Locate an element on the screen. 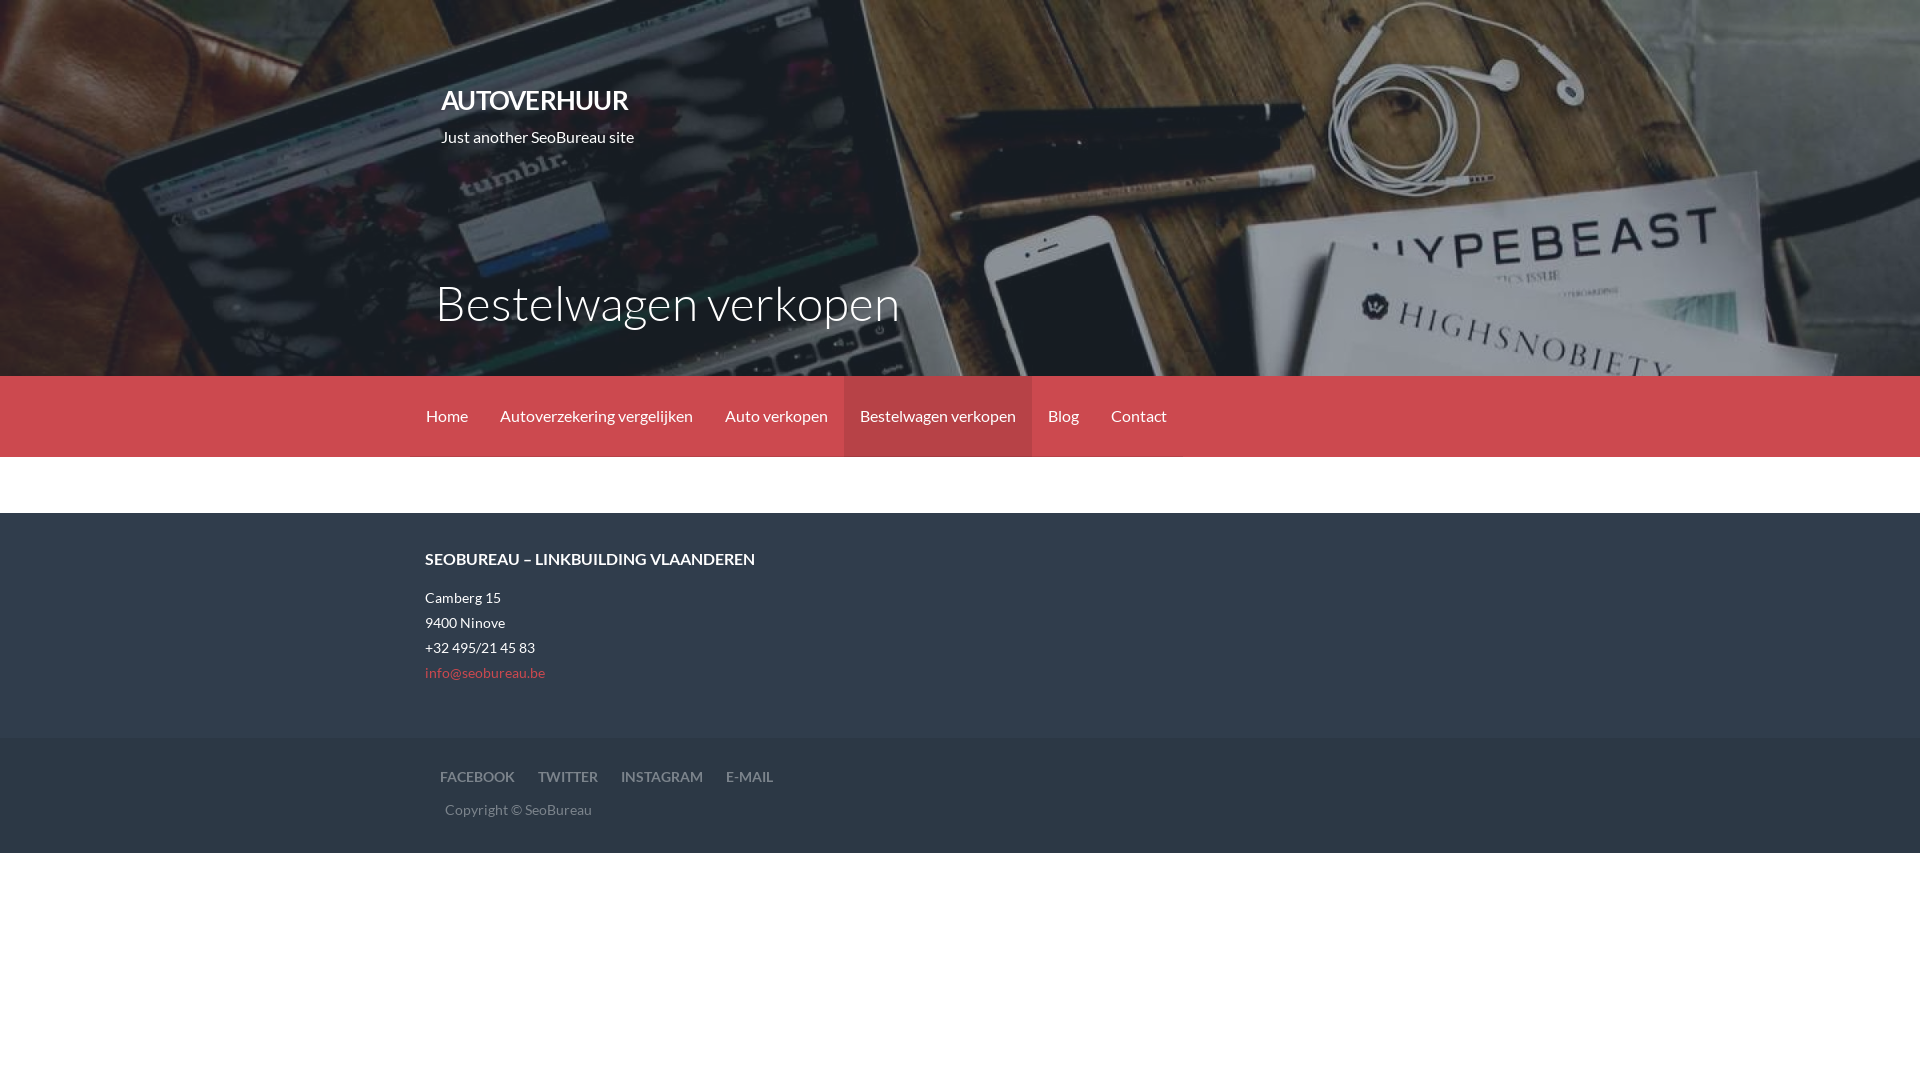 This screenshot has width=1920, height=1080. 'TWITTER' is located at coordinates (566, 775).